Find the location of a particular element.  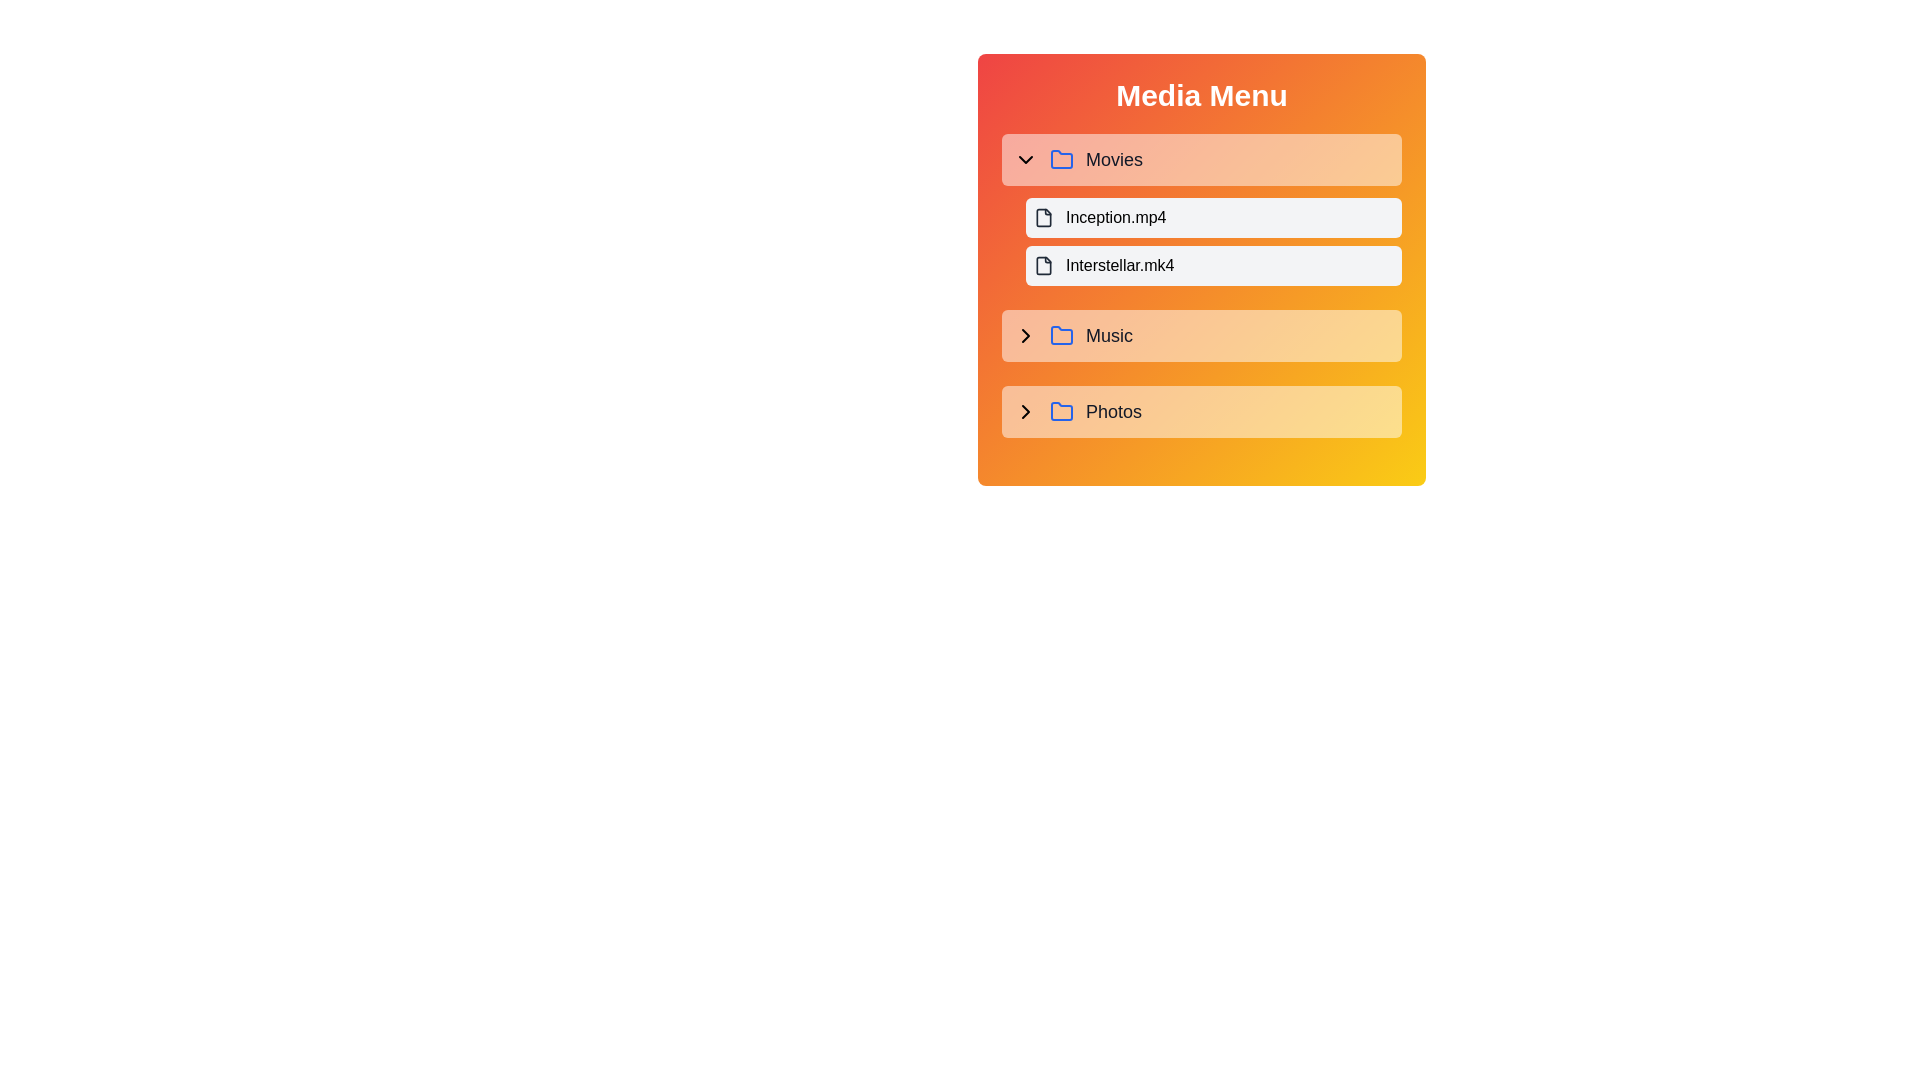

the SVG icon representing the file item for 'Inception.mp4' in the 'Movies' section of the Media Menu is located at coordinates (1042, 218).